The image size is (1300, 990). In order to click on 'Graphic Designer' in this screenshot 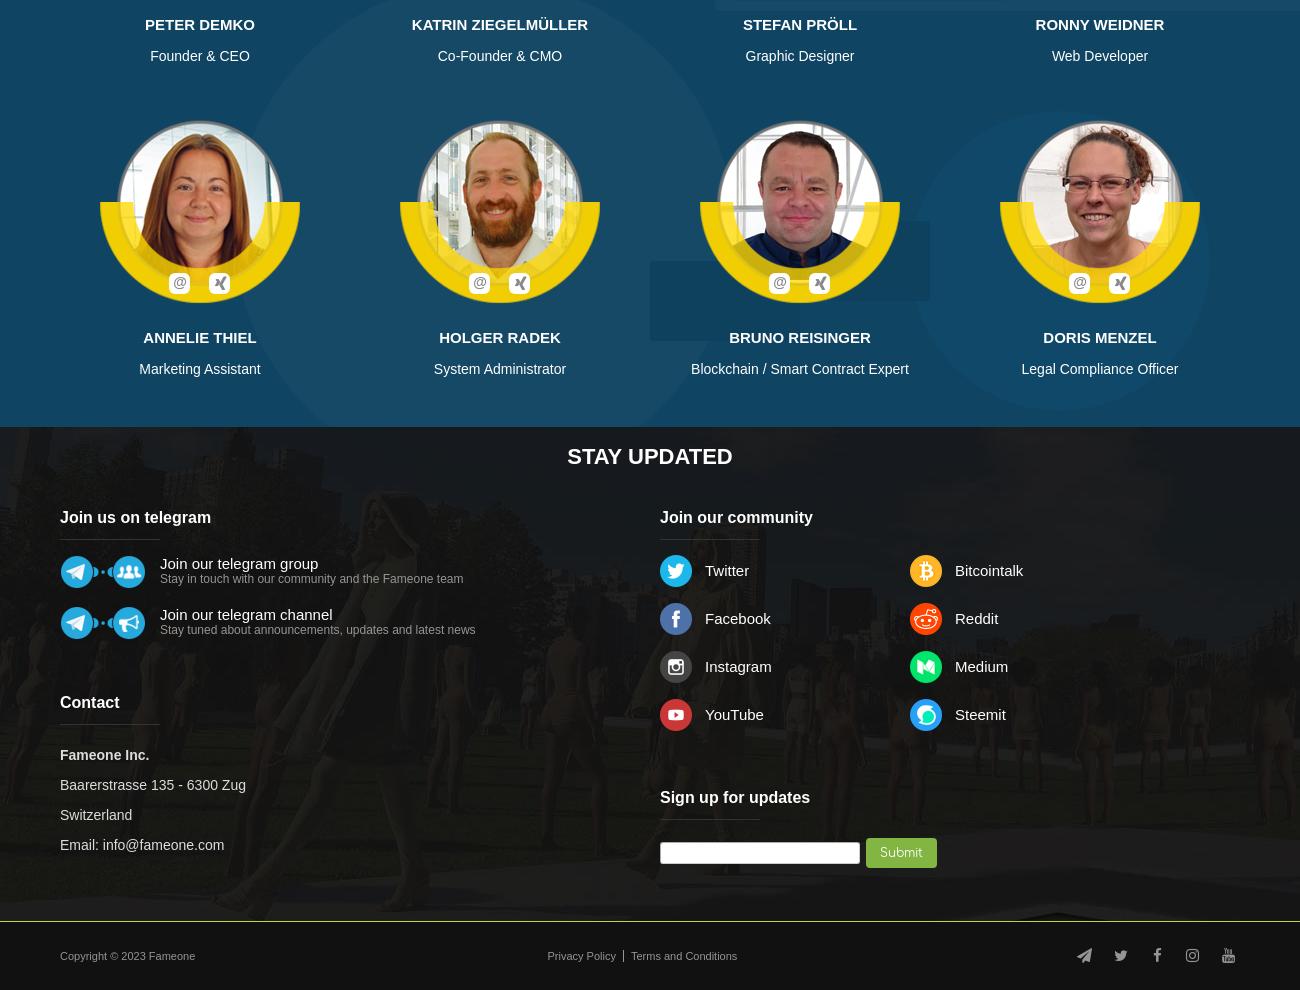, I will do `click(798, 56)`.